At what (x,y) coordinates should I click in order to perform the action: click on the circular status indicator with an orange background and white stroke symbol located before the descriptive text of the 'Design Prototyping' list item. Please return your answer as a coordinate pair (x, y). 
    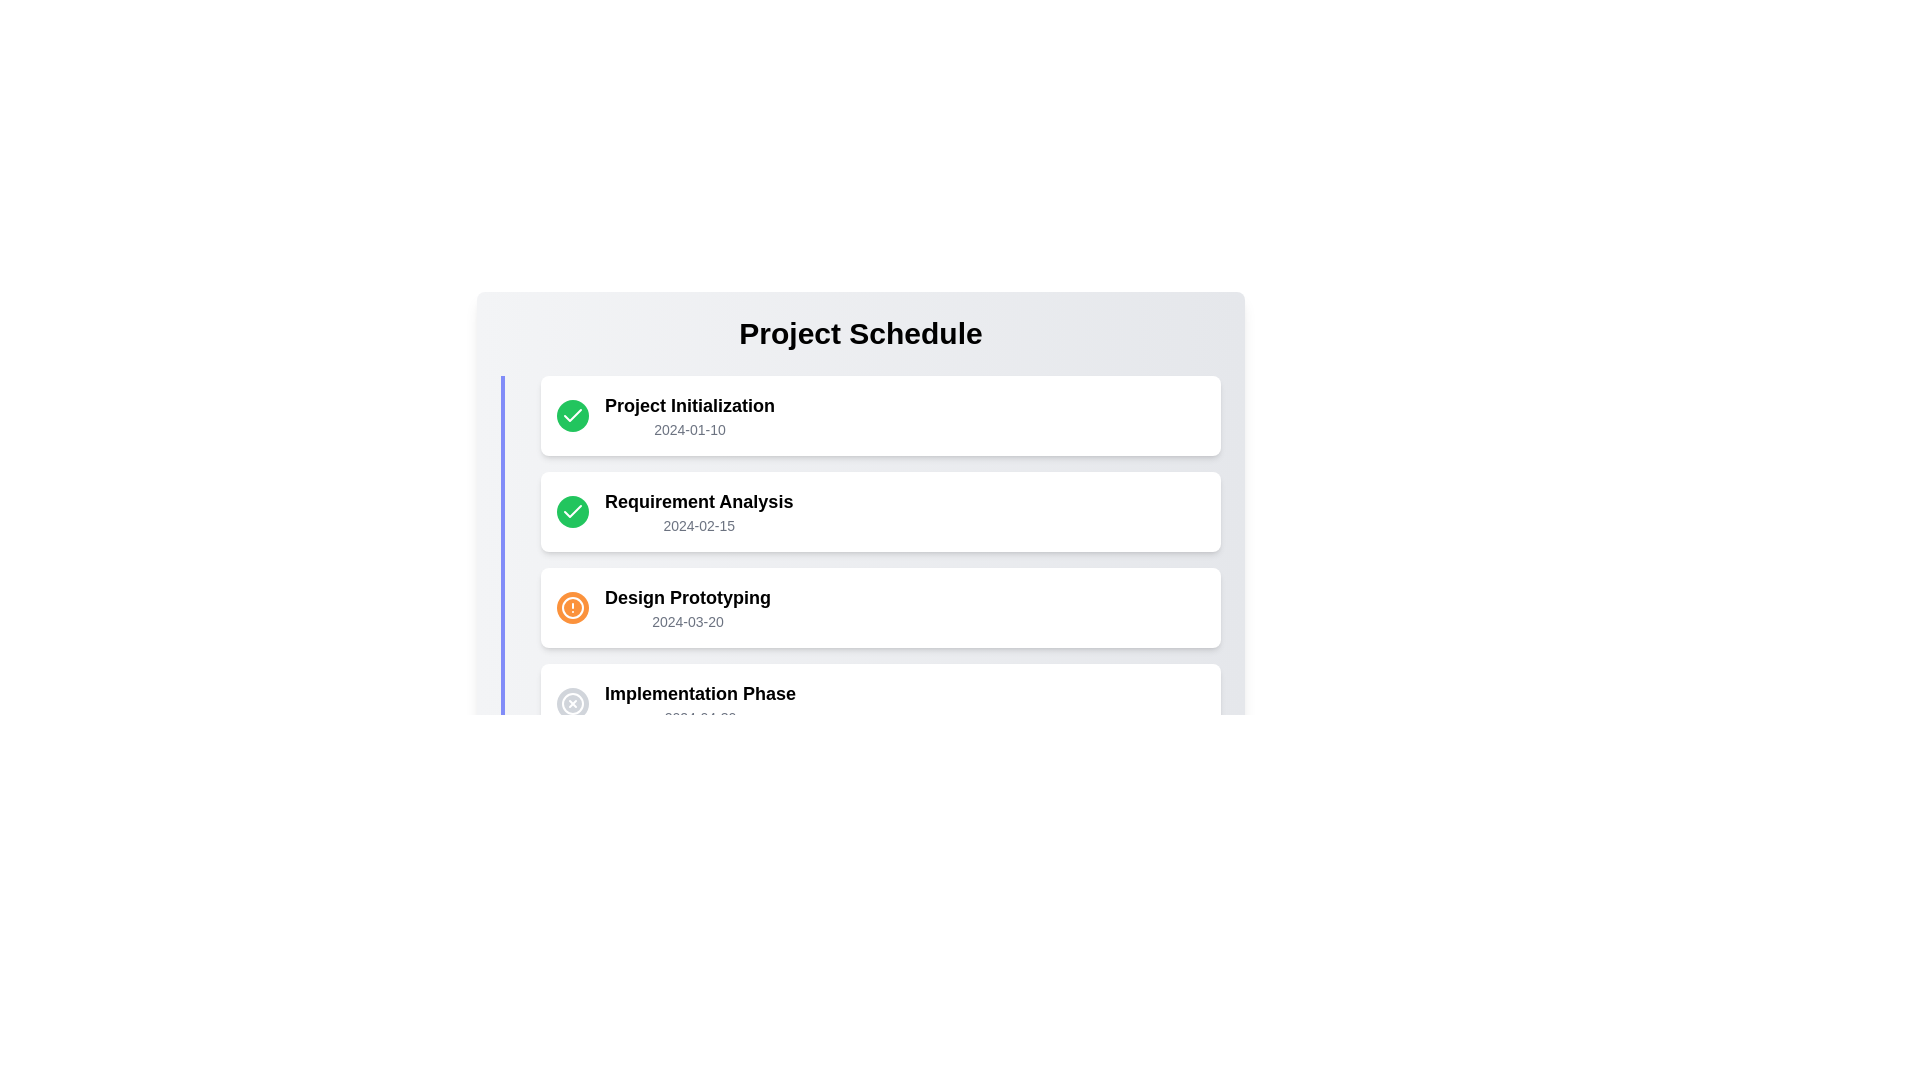
    Looking at the image, I should click on (571, 607).